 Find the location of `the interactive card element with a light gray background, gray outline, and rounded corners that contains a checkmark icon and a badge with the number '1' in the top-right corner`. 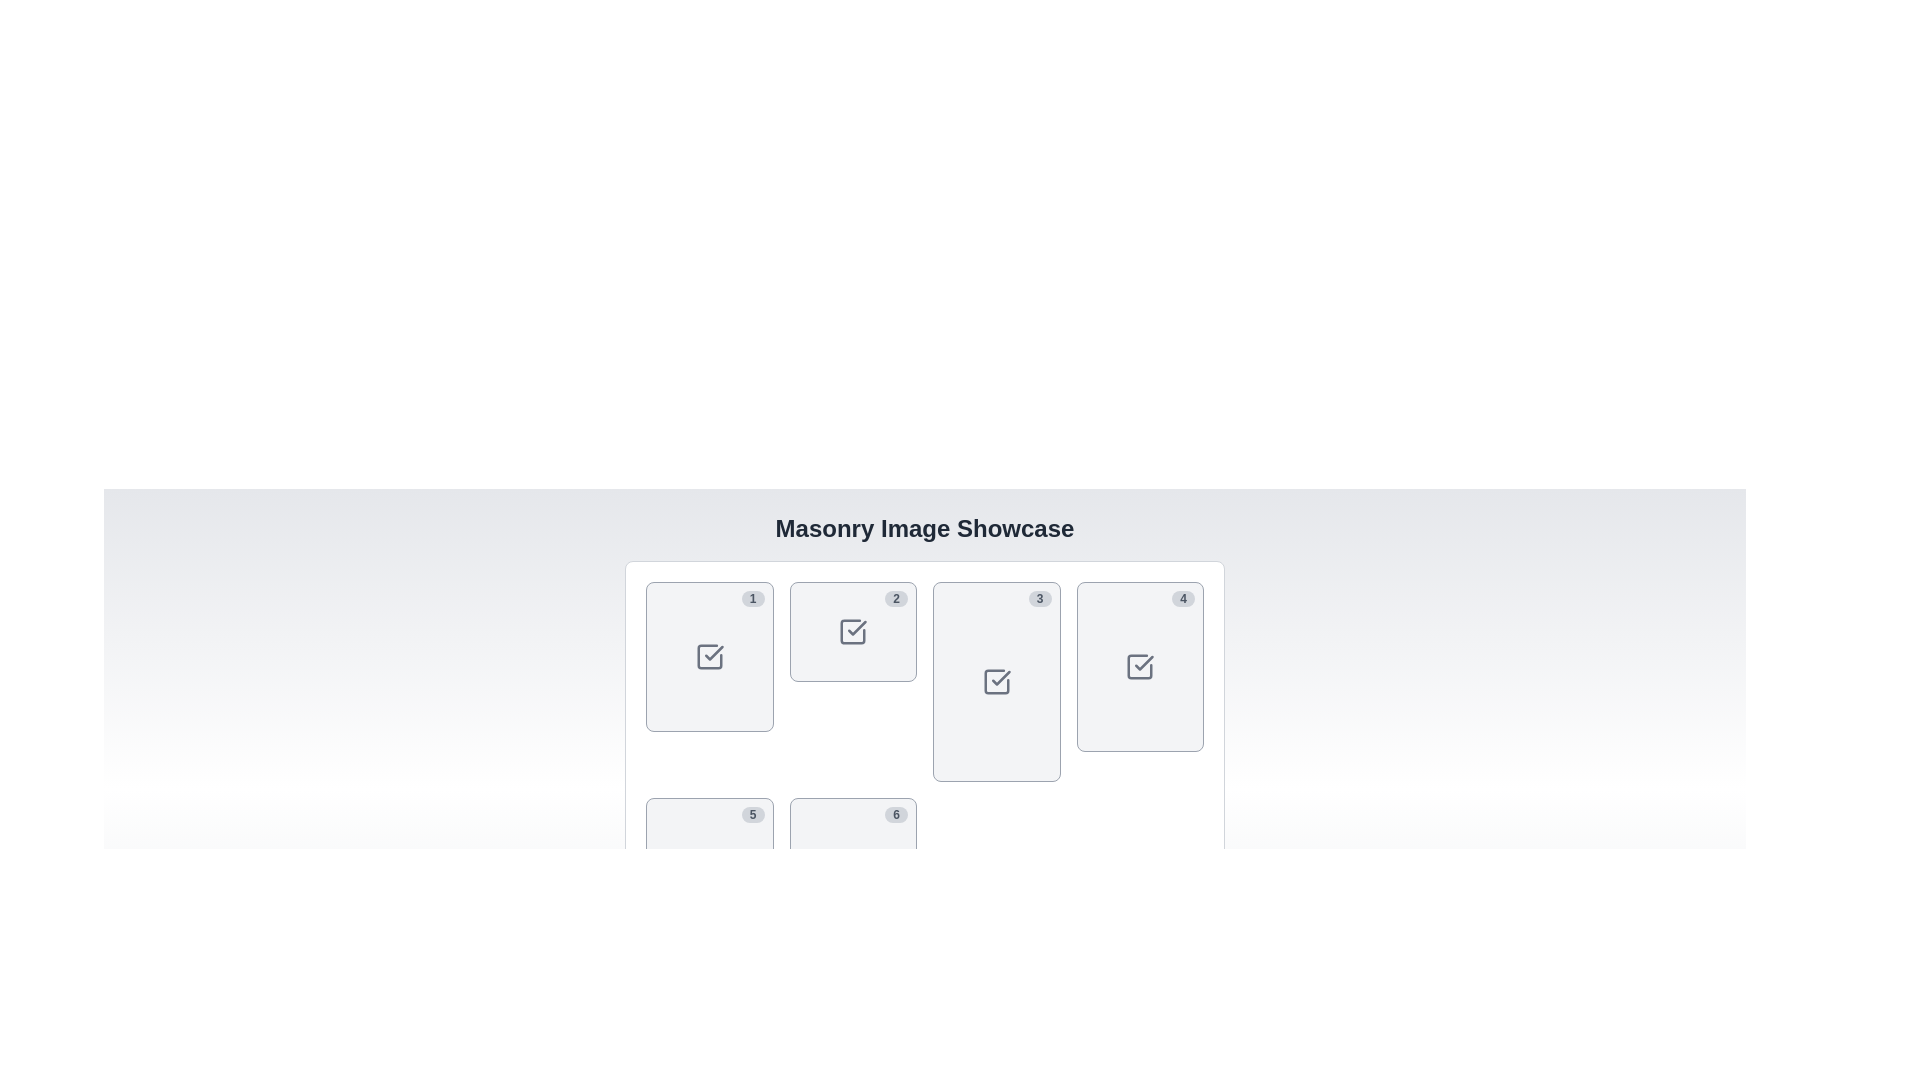

the interactive card element with a light gray background, gray outline, and rounded corners that contains a checkmark icon and a badge with the number '1' in the top-right corner is located at coordinates (709, 656).